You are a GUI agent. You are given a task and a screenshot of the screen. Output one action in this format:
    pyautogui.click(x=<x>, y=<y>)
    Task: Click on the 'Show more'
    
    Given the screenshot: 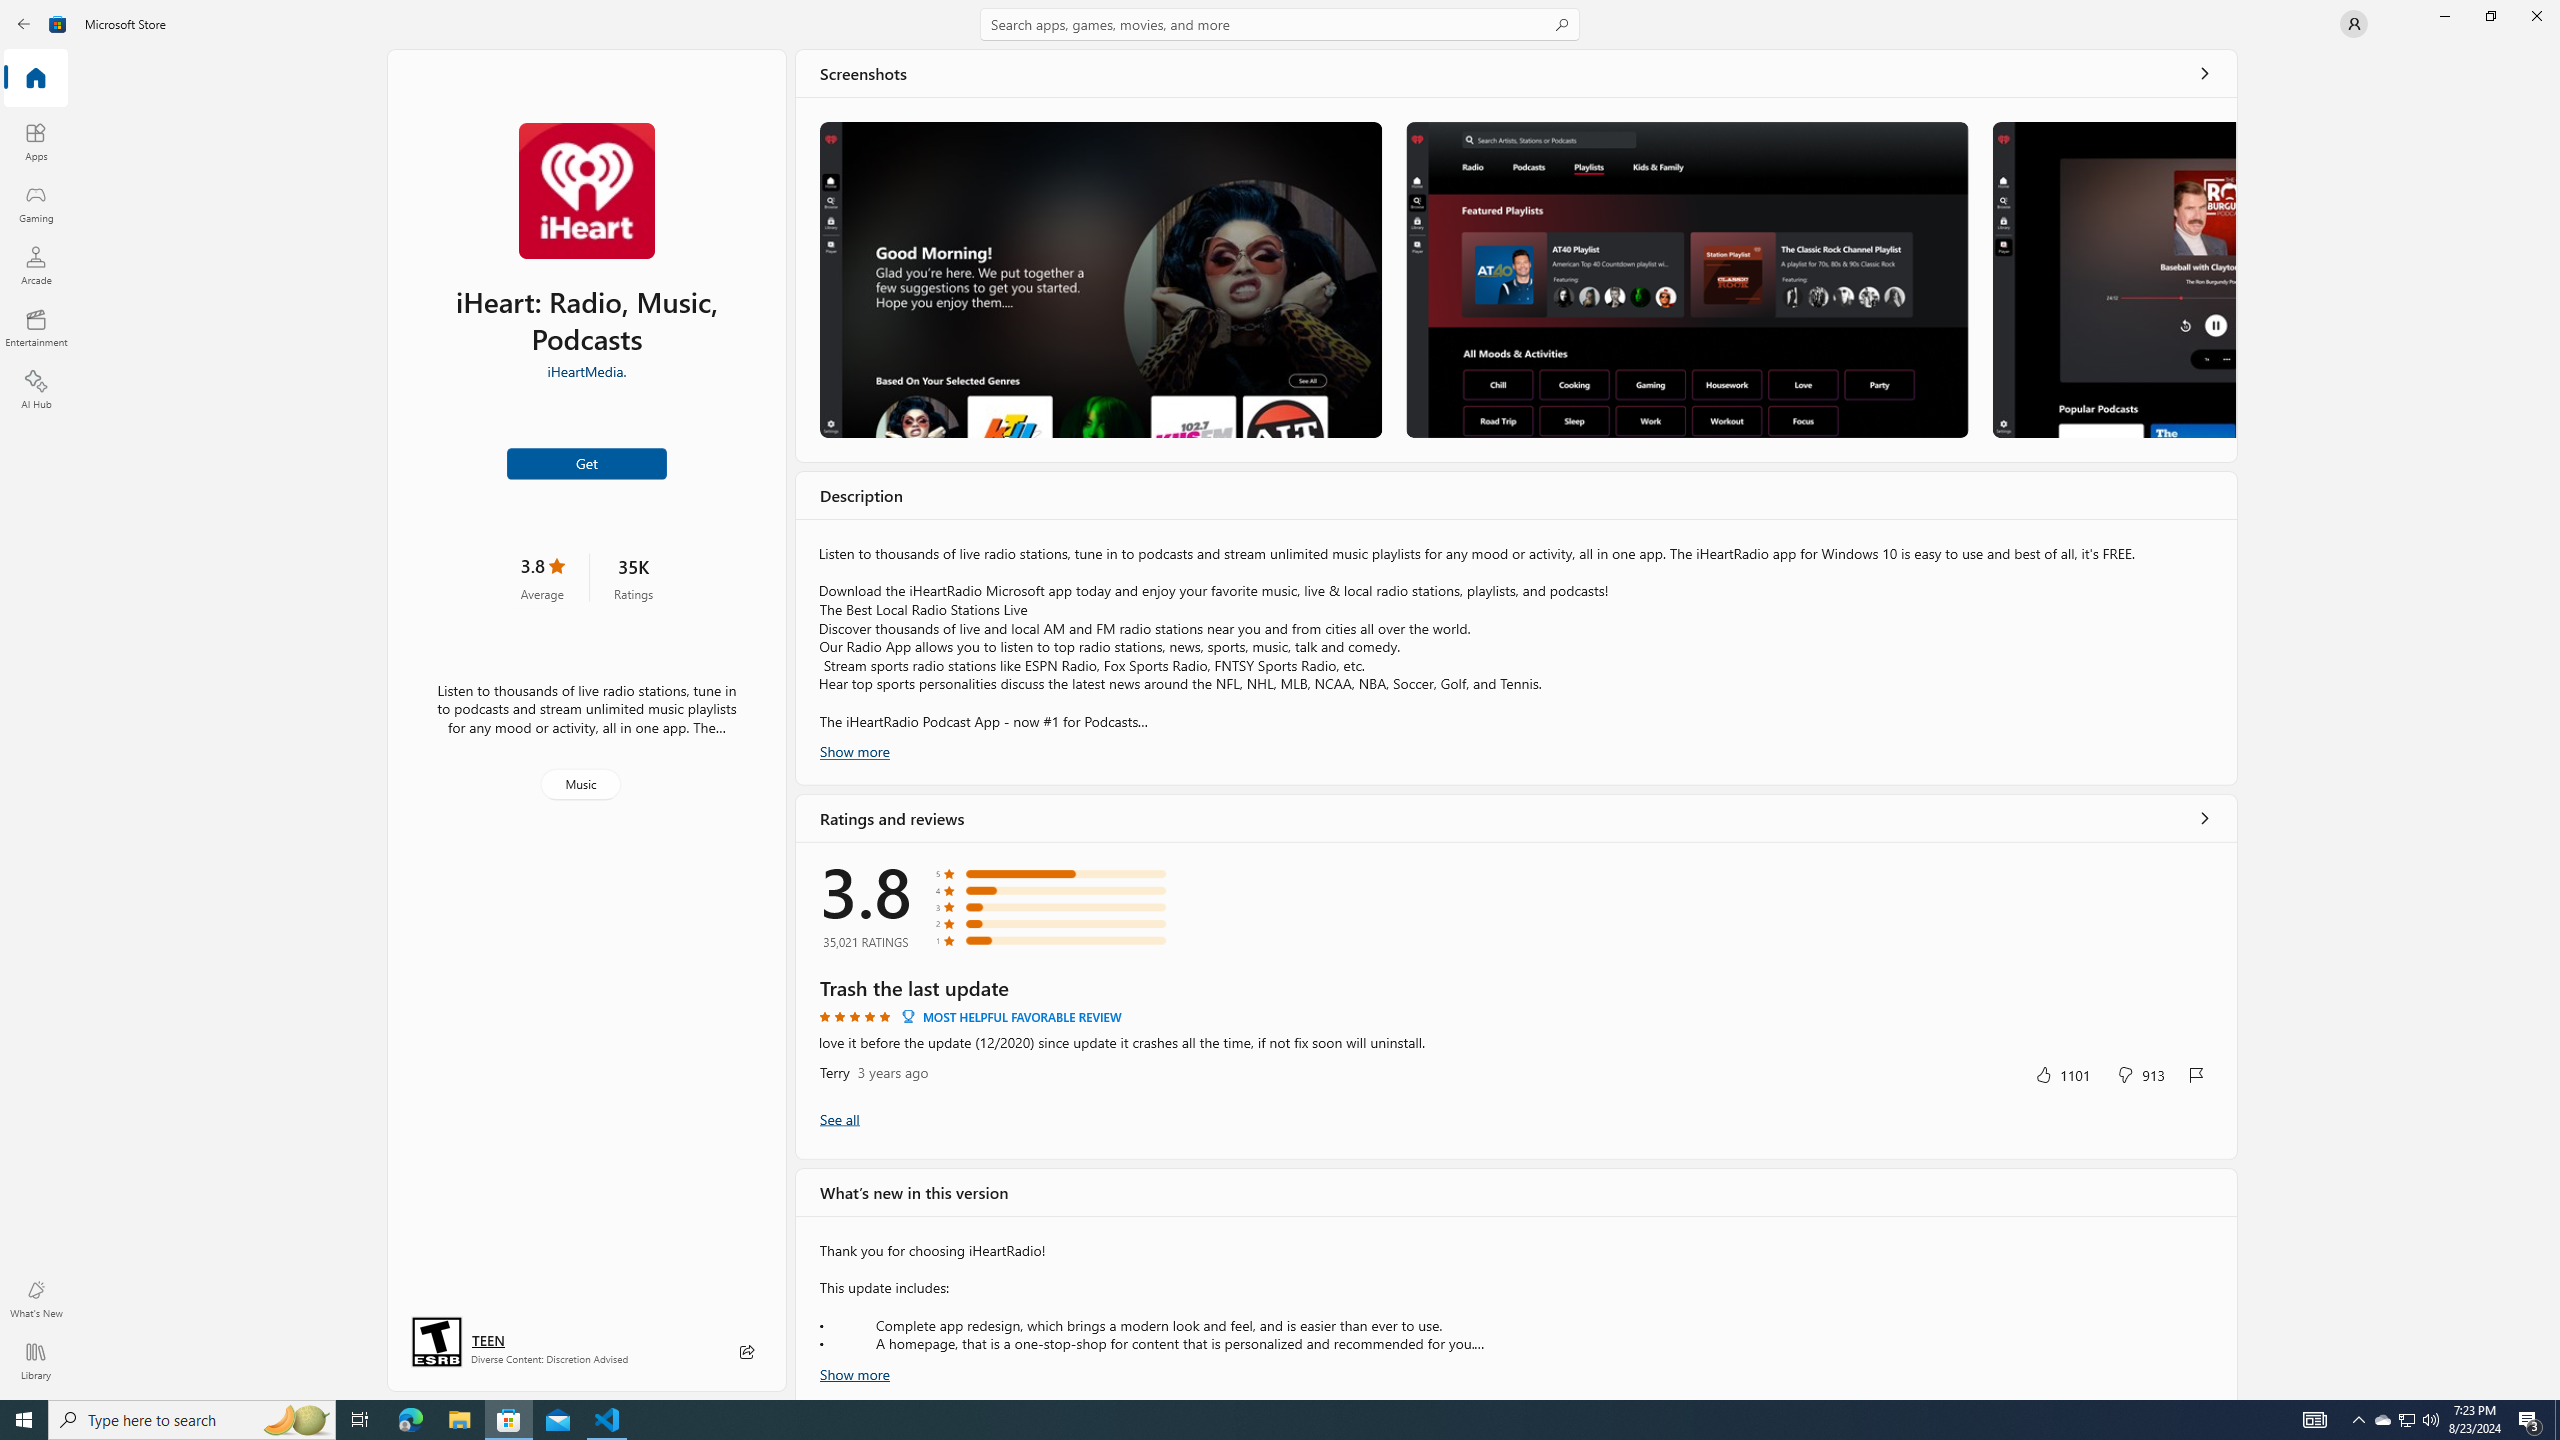 What is the action you would take?
    pyautogui.click(x=852, y=1372)
    